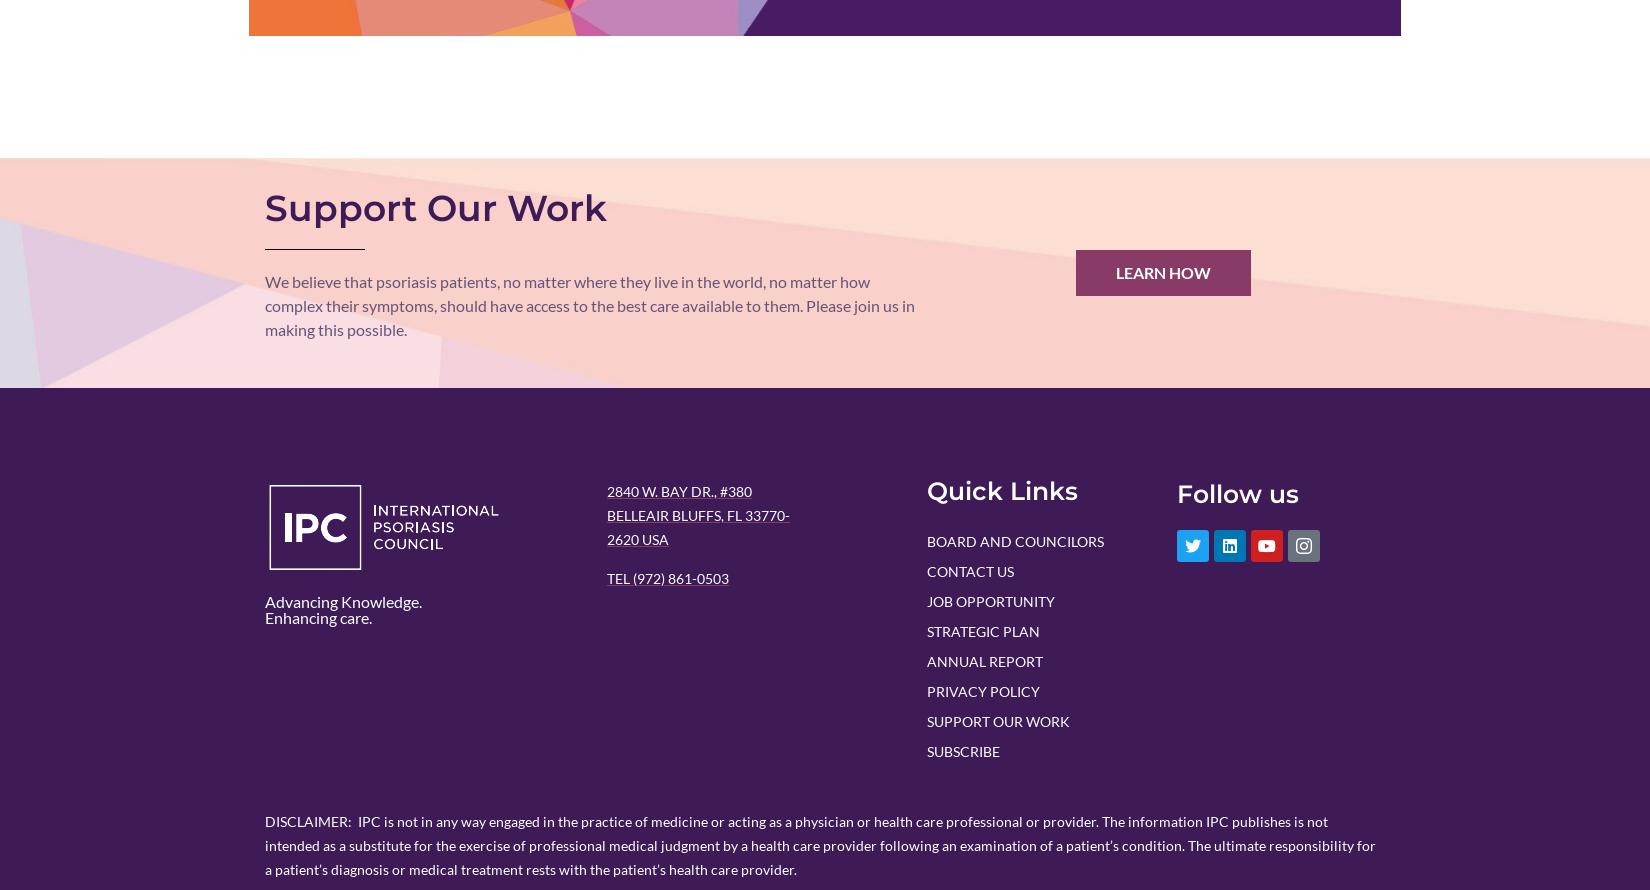  What do you see at coordinates (819, 843) in the screenshot?
I see `'DISCLAIMER:  IPC is not in any way engaged in the practice of medicine or acting as a physician or health care professional or provider. The information IPC publishes is not intended as a substitute for the exercise of professional medical judgment by a health care provider following an examination of a patient’s condition. The ultimate responsibility for a patient’s diagnosis or medical treatment rests with the patient’s health care provider.'` at bounding box center [819, 843].